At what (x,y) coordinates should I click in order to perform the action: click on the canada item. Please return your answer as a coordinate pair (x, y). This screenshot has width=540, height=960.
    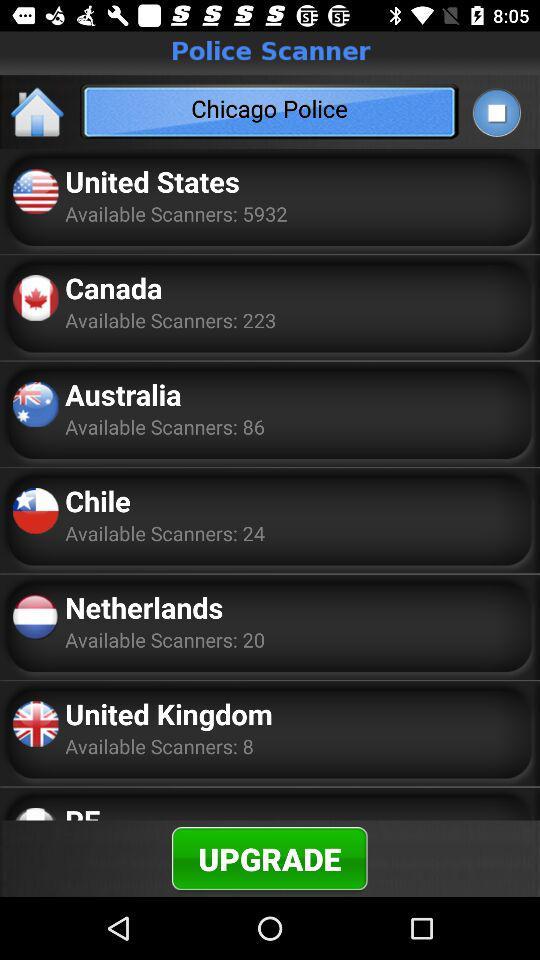
    Looking at the image, I should click on (113, 286).